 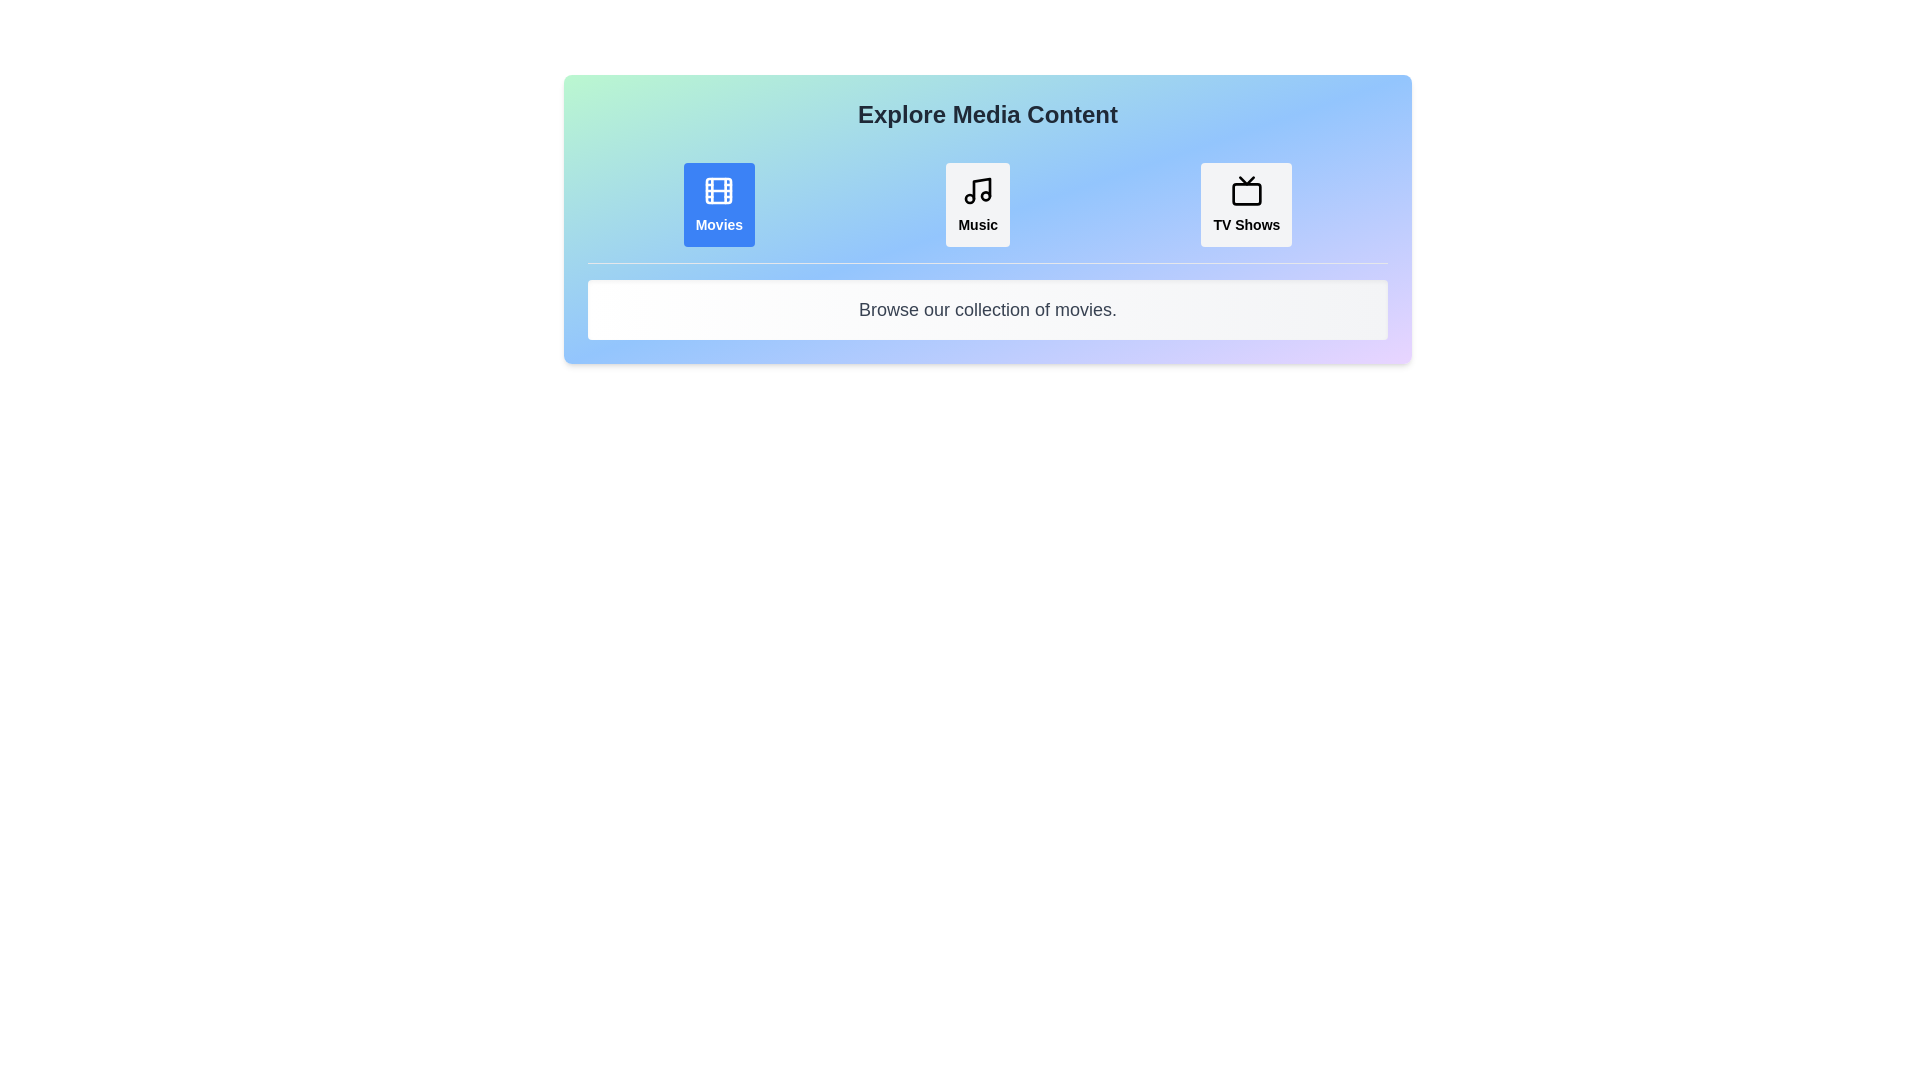 I want to click on the Interactive Button Group located beneath the title 'Explore Media Content', so click(x=988, y=204).